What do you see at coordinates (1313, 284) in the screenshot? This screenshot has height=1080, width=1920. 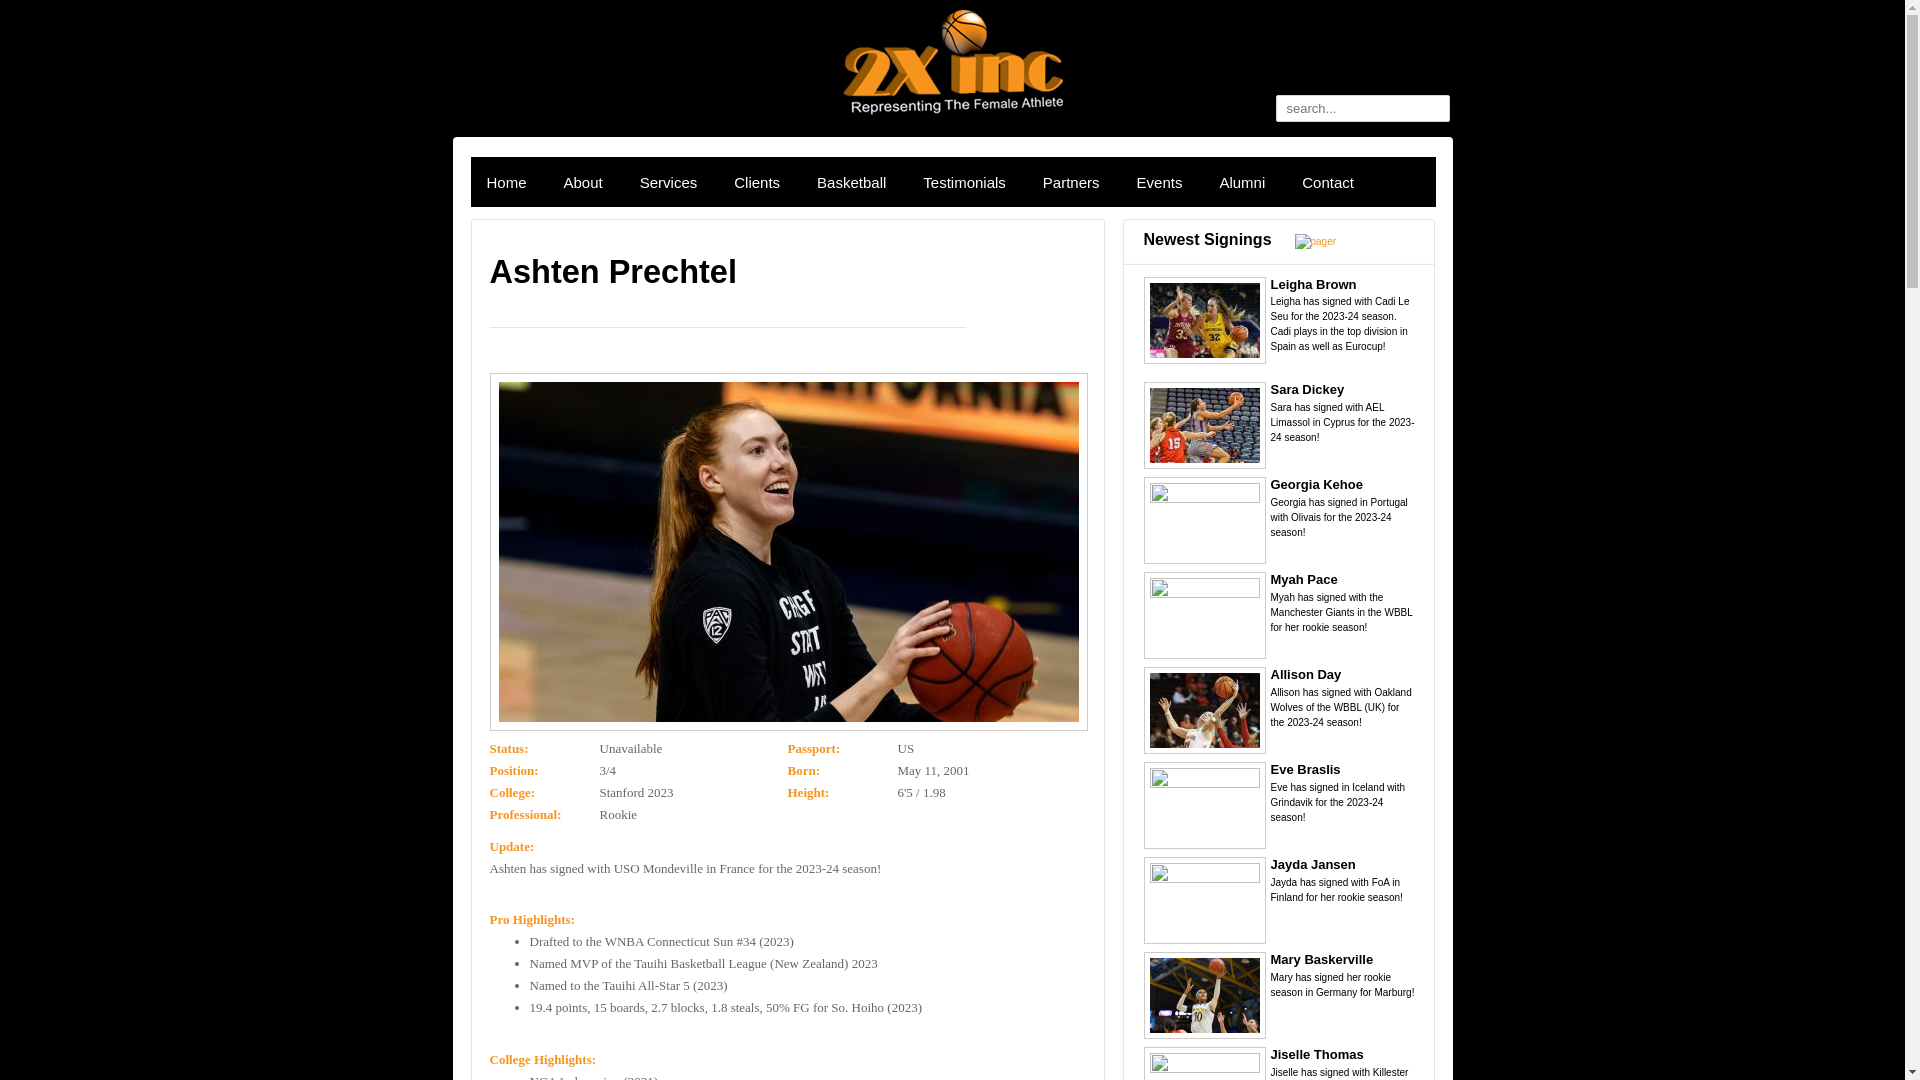 I see `'Leigha Brown'` at bounding box center [1313, 284].